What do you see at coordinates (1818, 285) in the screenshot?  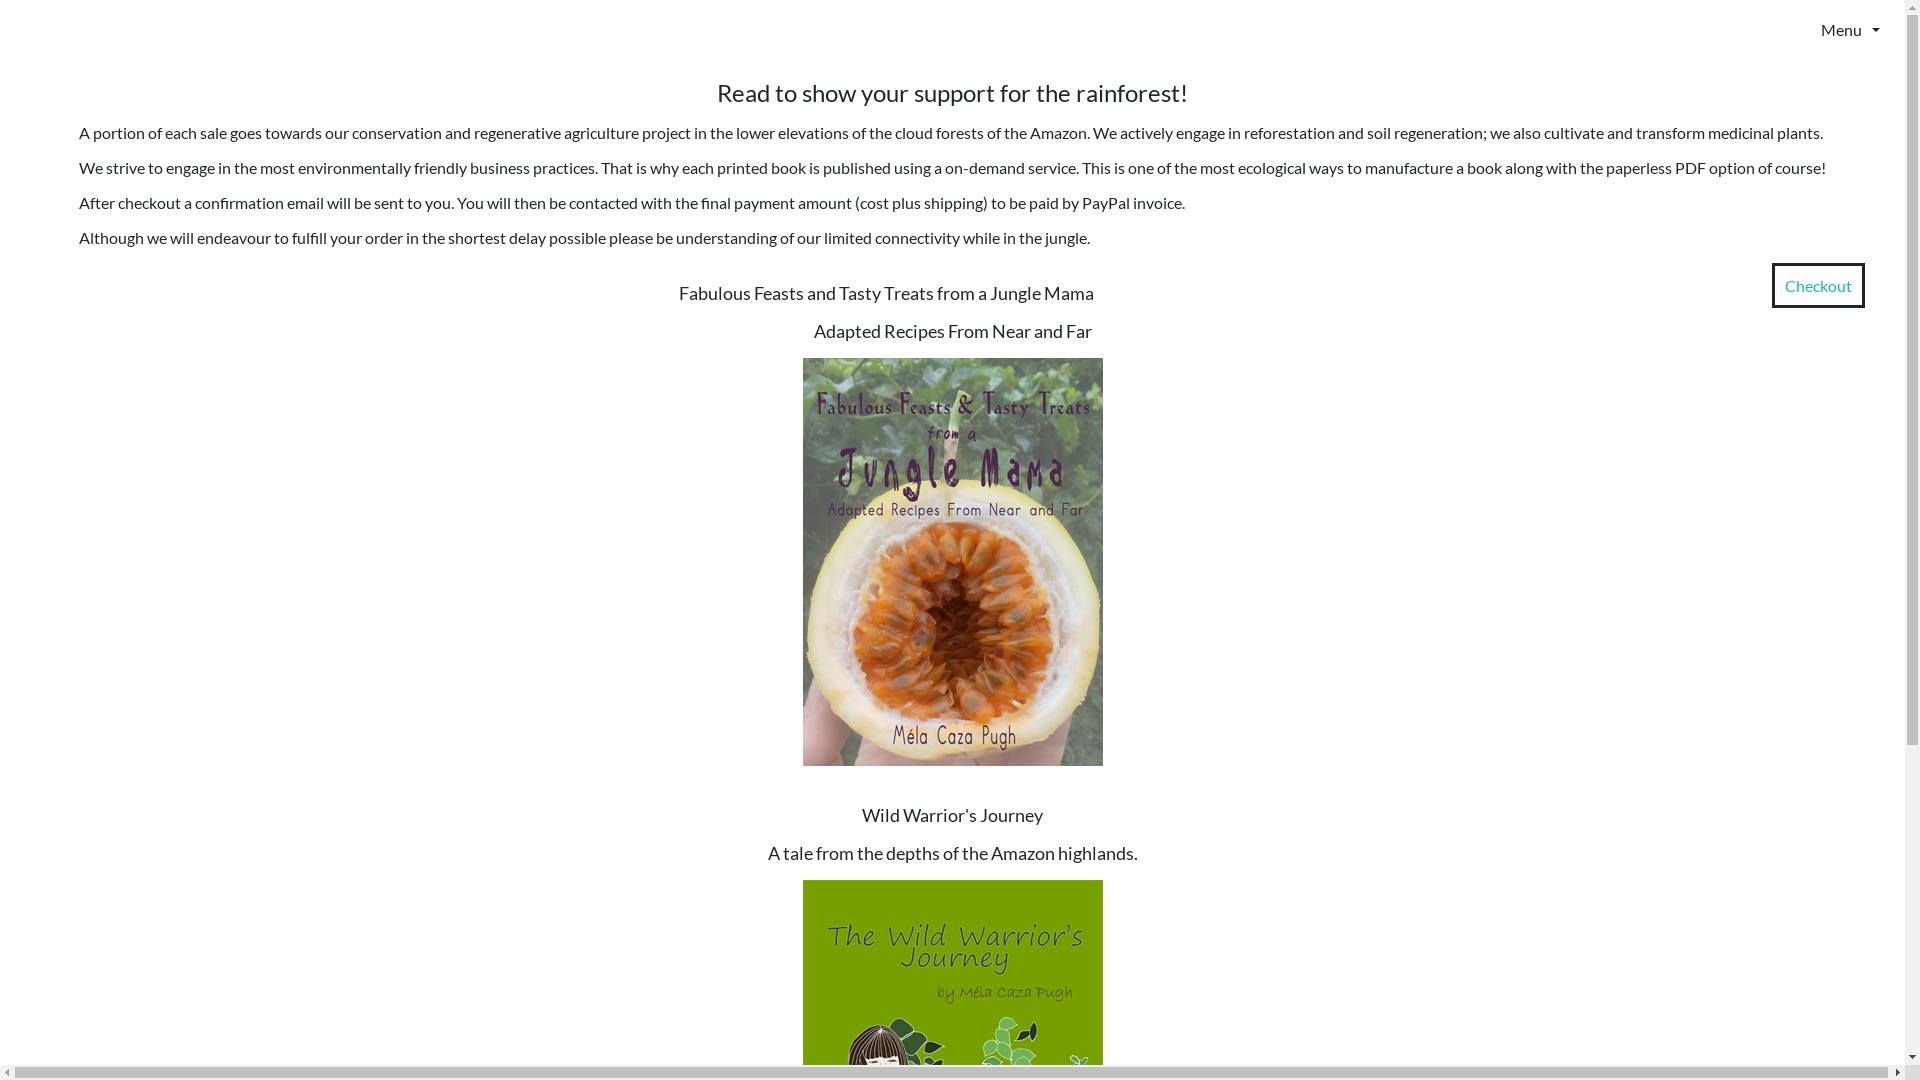 I see `'Checkout'` at bounding box center [1818, 285].